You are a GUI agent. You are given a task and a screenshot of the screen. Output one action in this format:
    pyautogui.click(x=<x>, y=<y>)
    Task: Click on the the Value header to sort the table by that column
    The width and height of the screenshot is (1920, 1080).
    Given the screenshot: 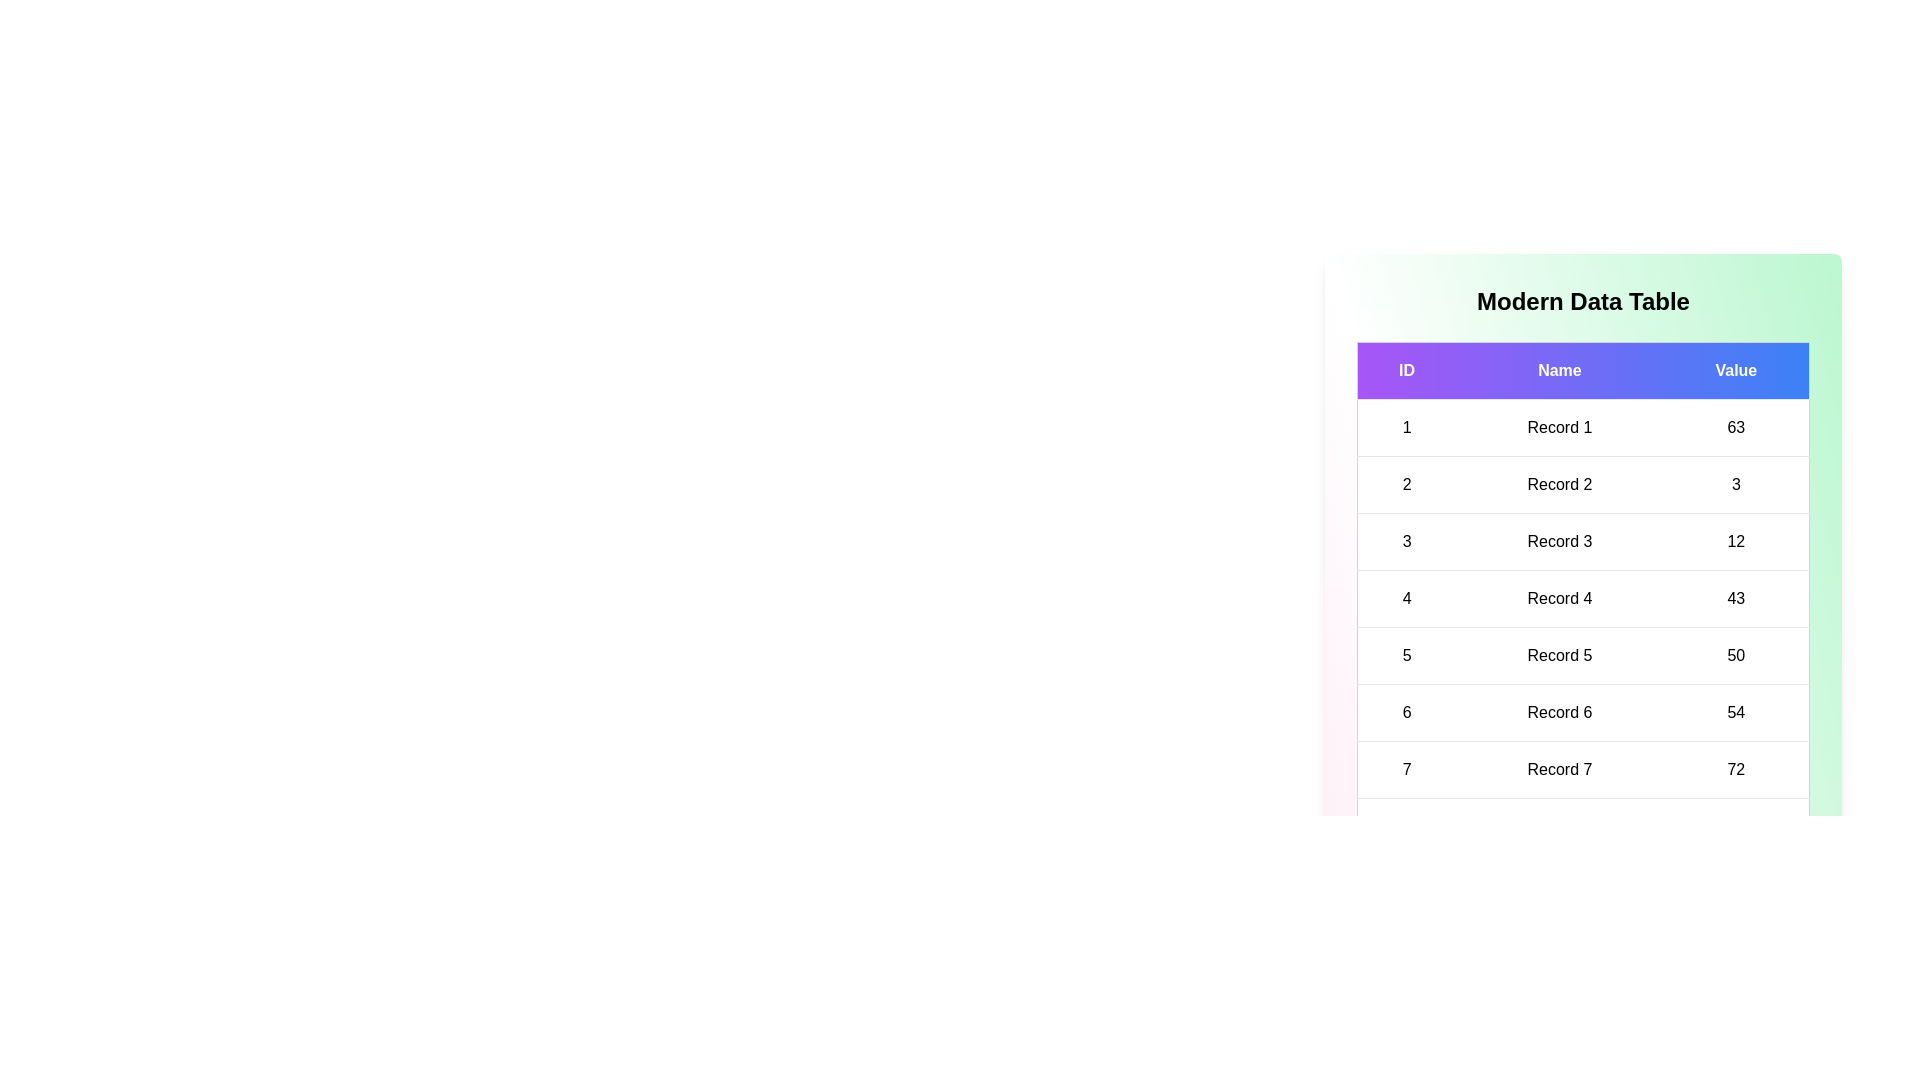 What is the action you would take?
    pyautogui.click(x=1735, y=370)
    